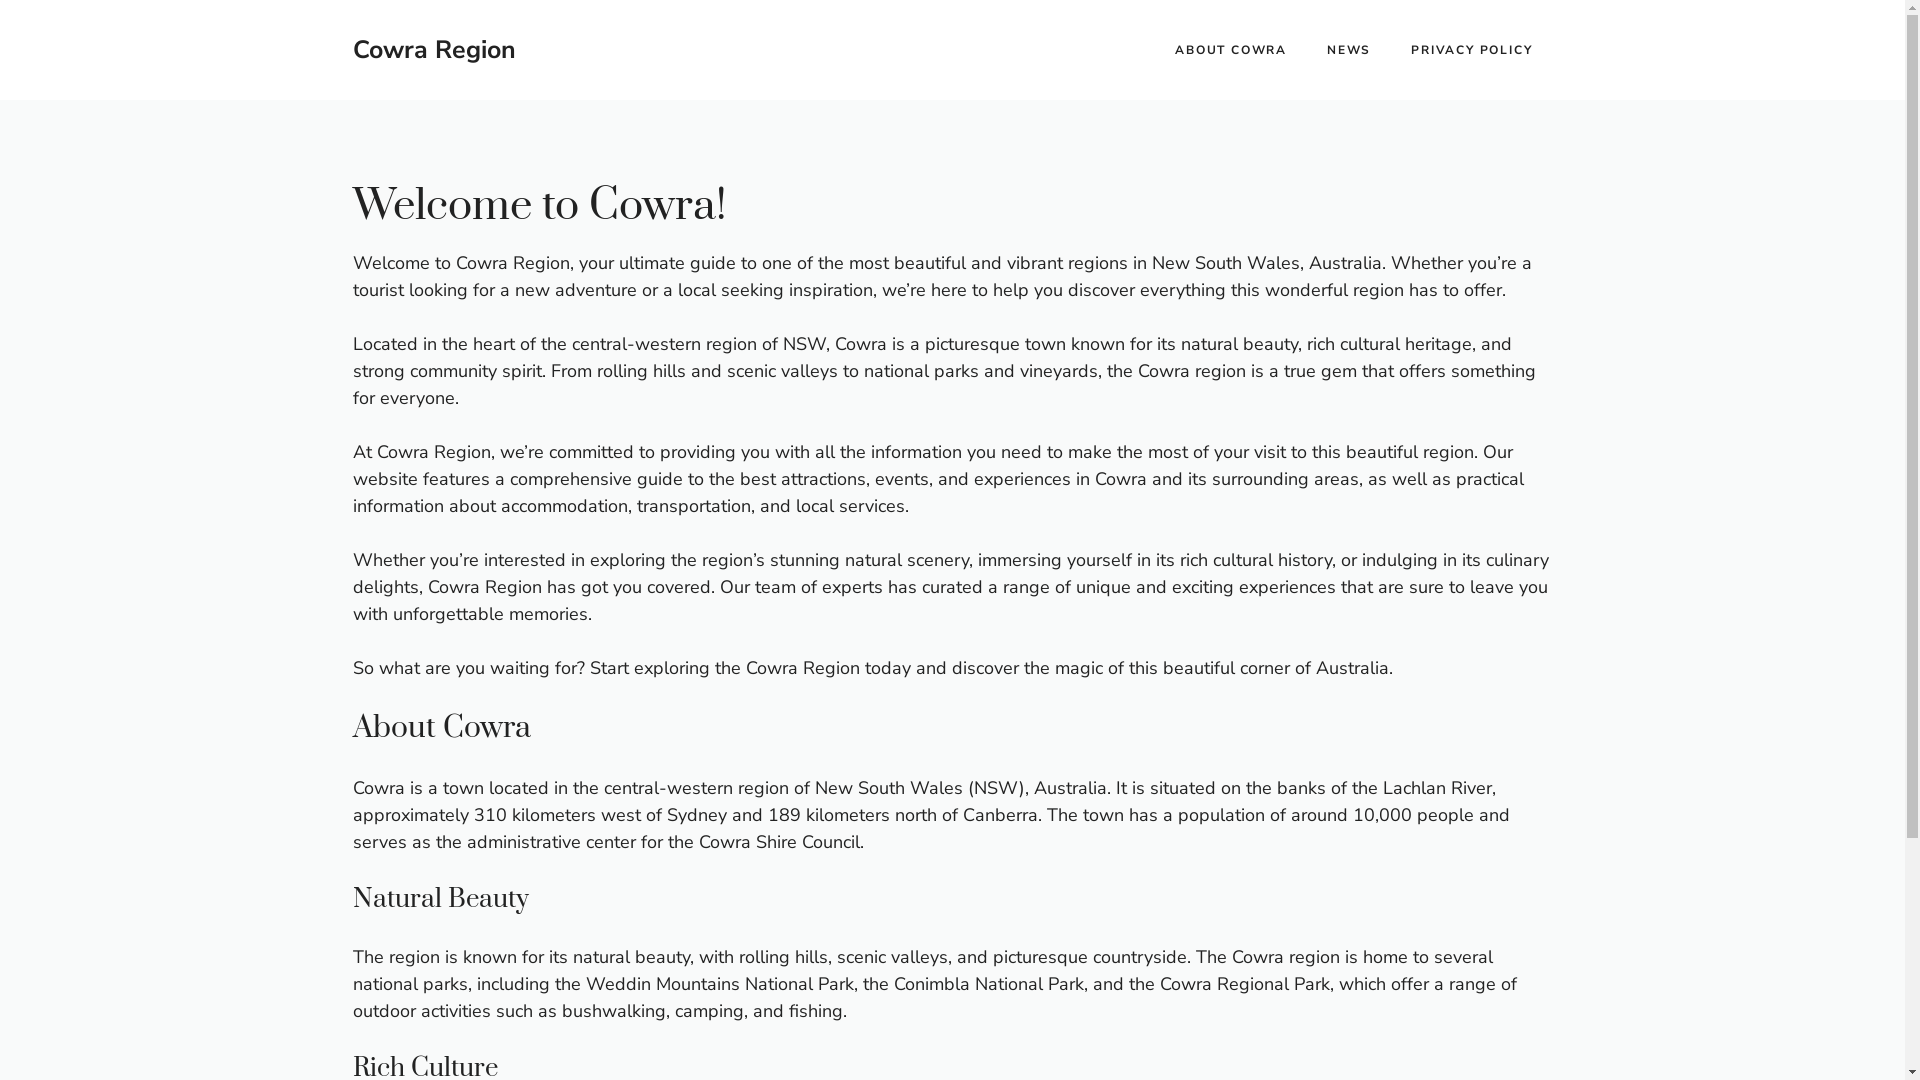 The image size is (1920, 1080). I want to click on 'ABOUT COWRA', so click(1229, 49).